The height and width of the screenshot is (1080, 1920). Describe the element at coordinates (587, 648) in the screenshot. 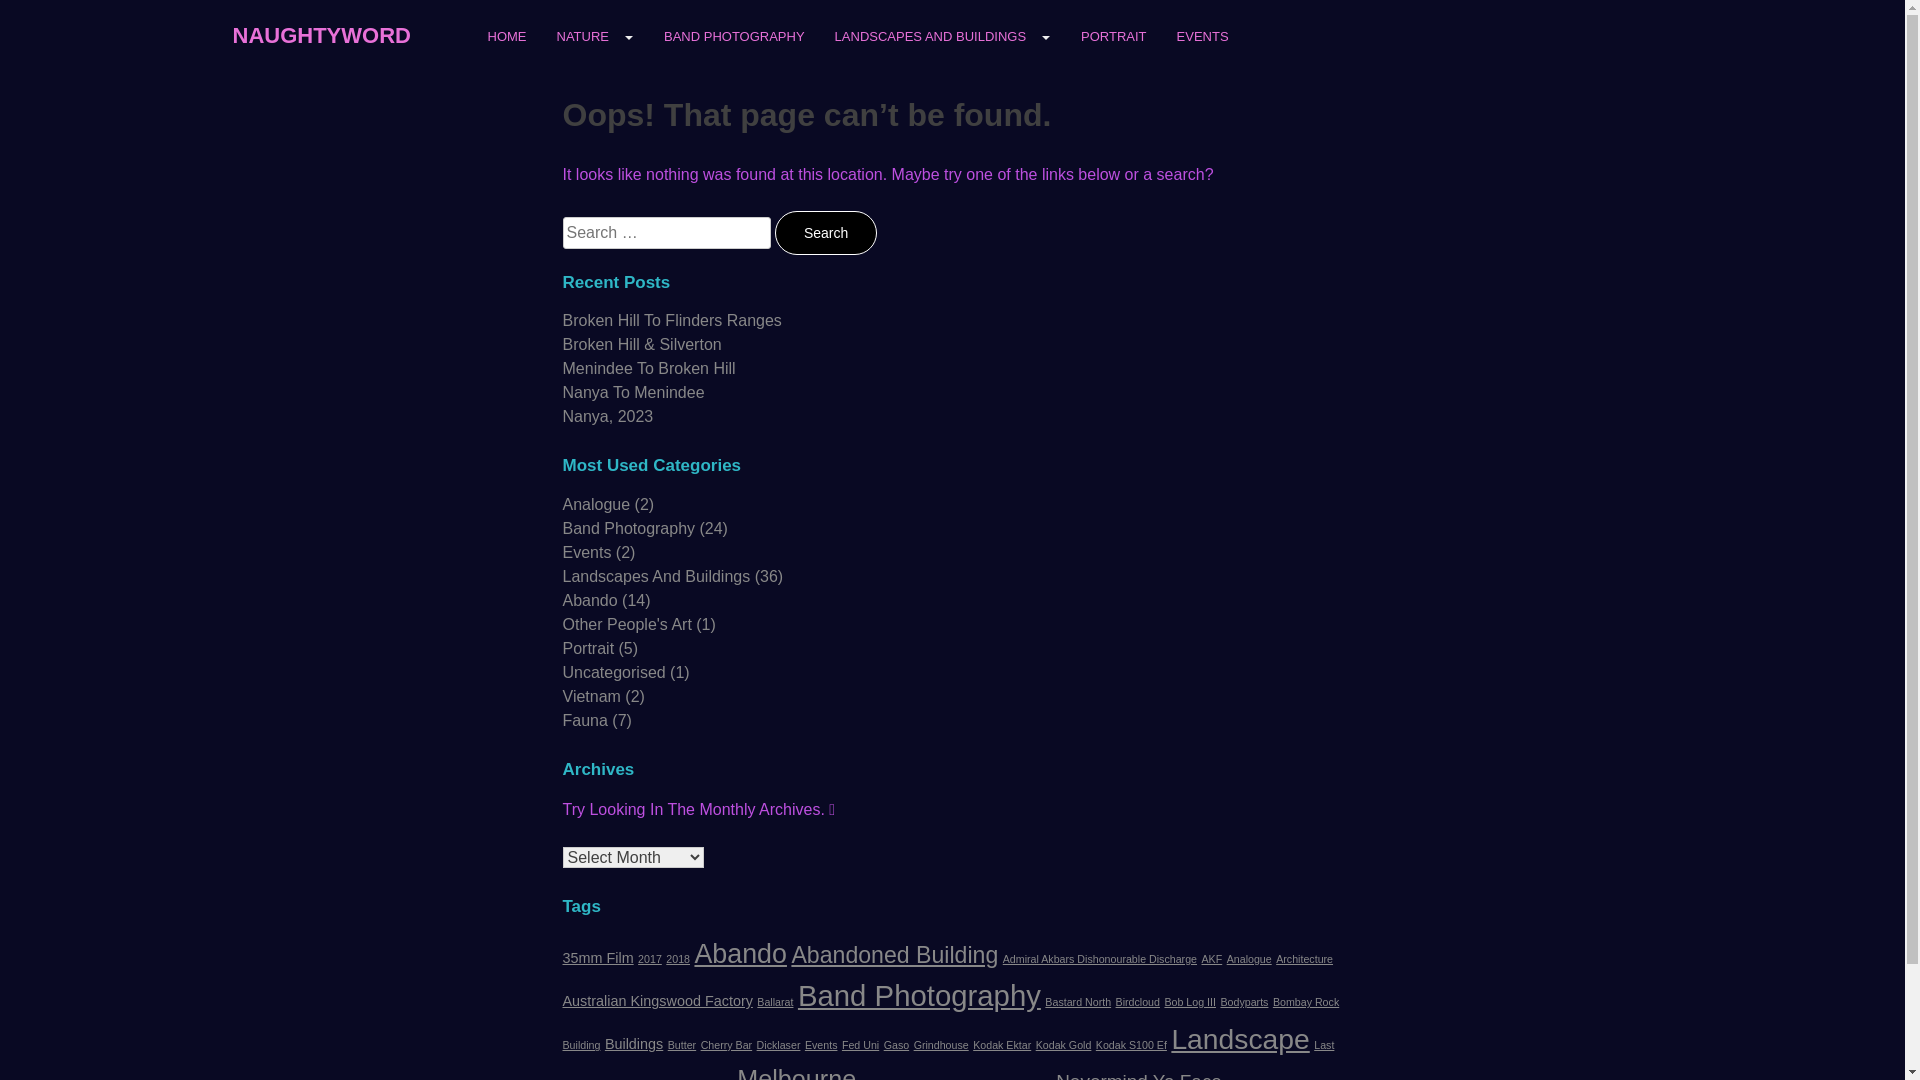

I see `'Portrait'` at that location.